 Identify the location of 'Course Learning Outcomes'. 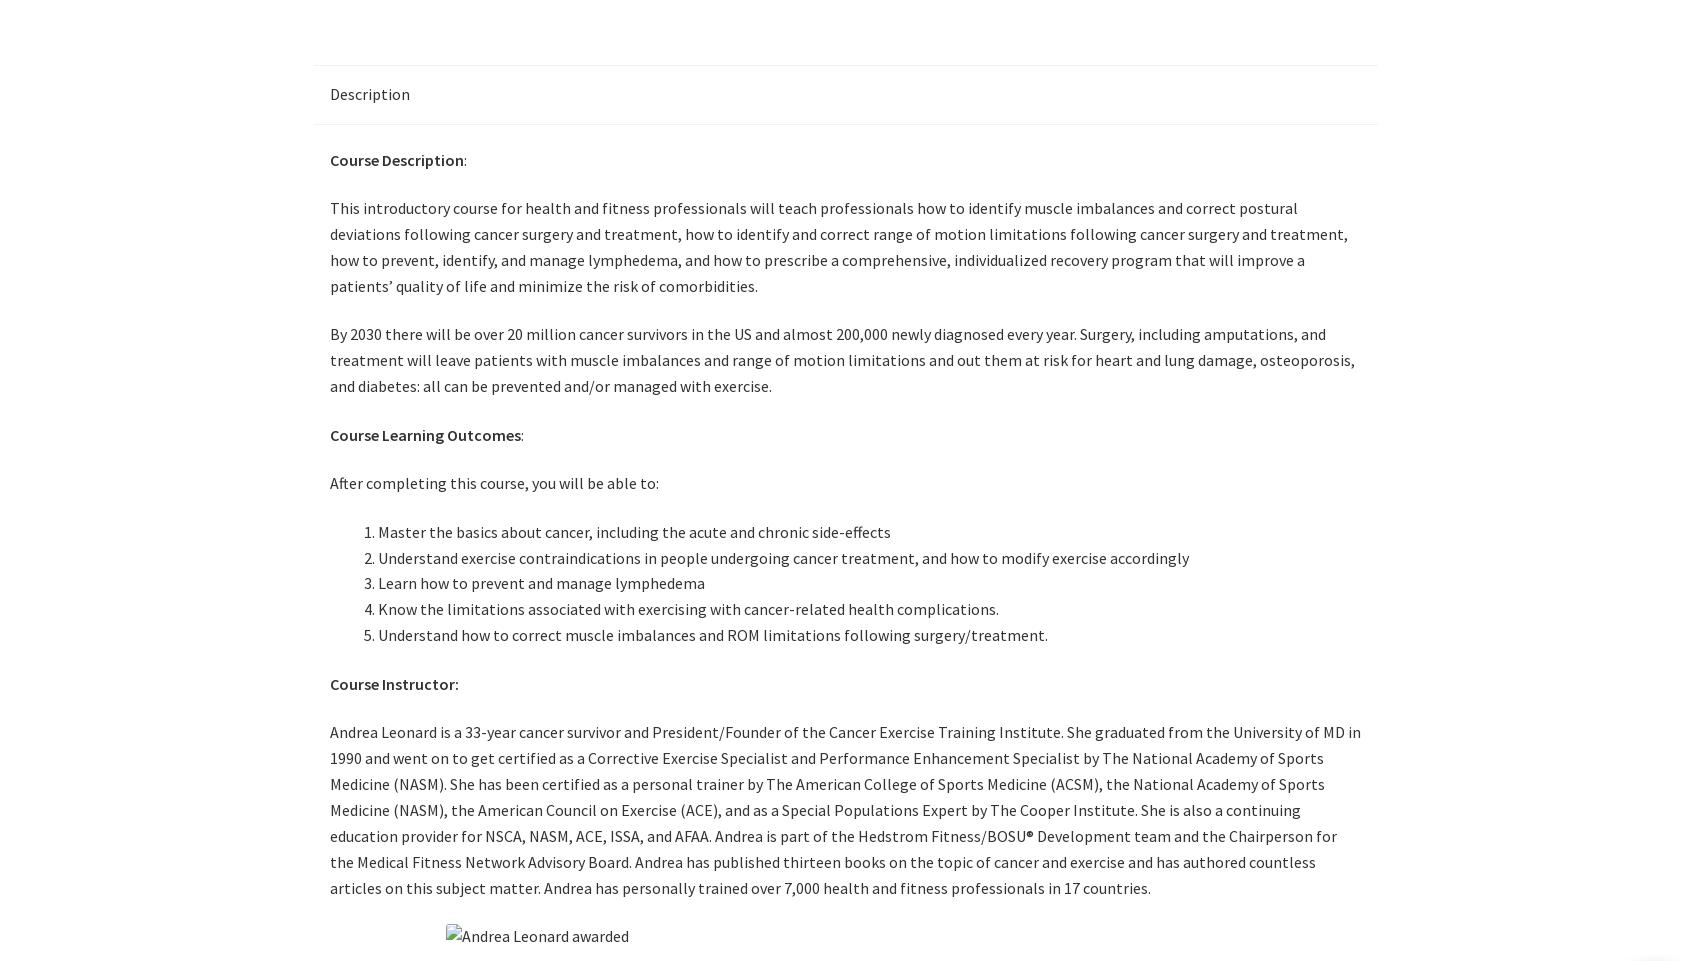
(424, 432).